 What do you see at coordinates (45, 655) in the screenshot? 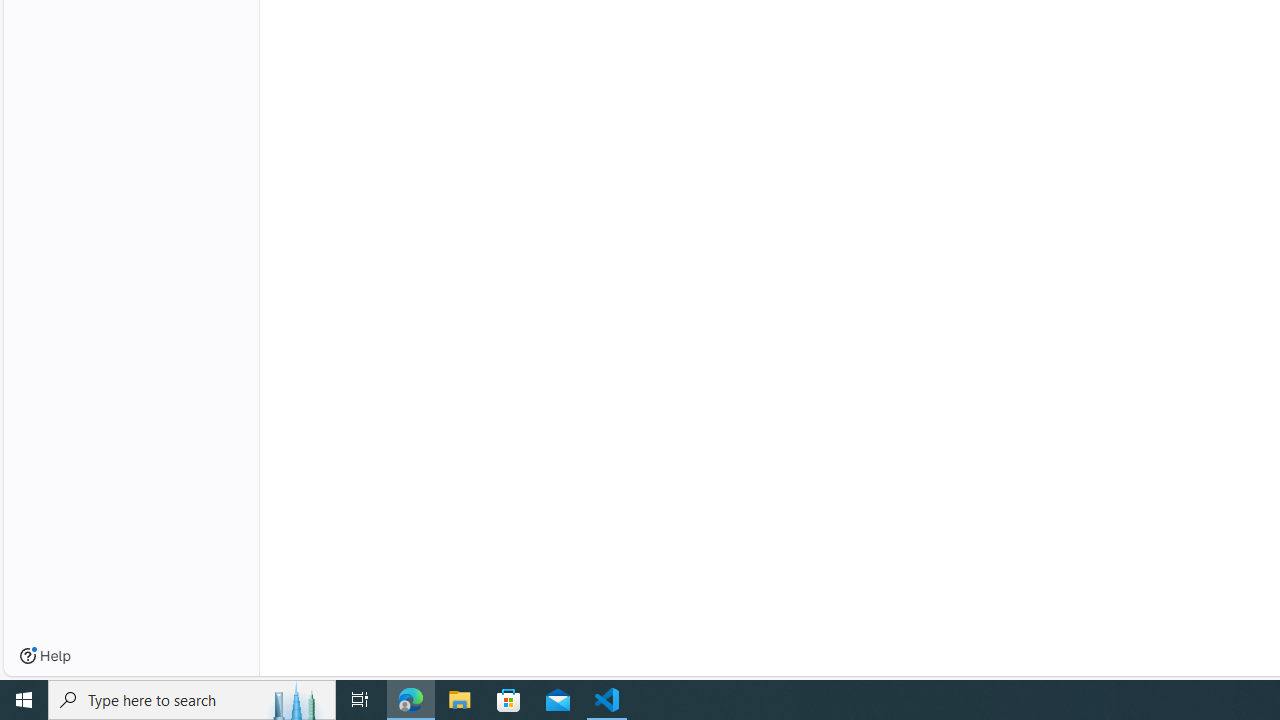
I see `'Help'` at bounding box center [45, 655].